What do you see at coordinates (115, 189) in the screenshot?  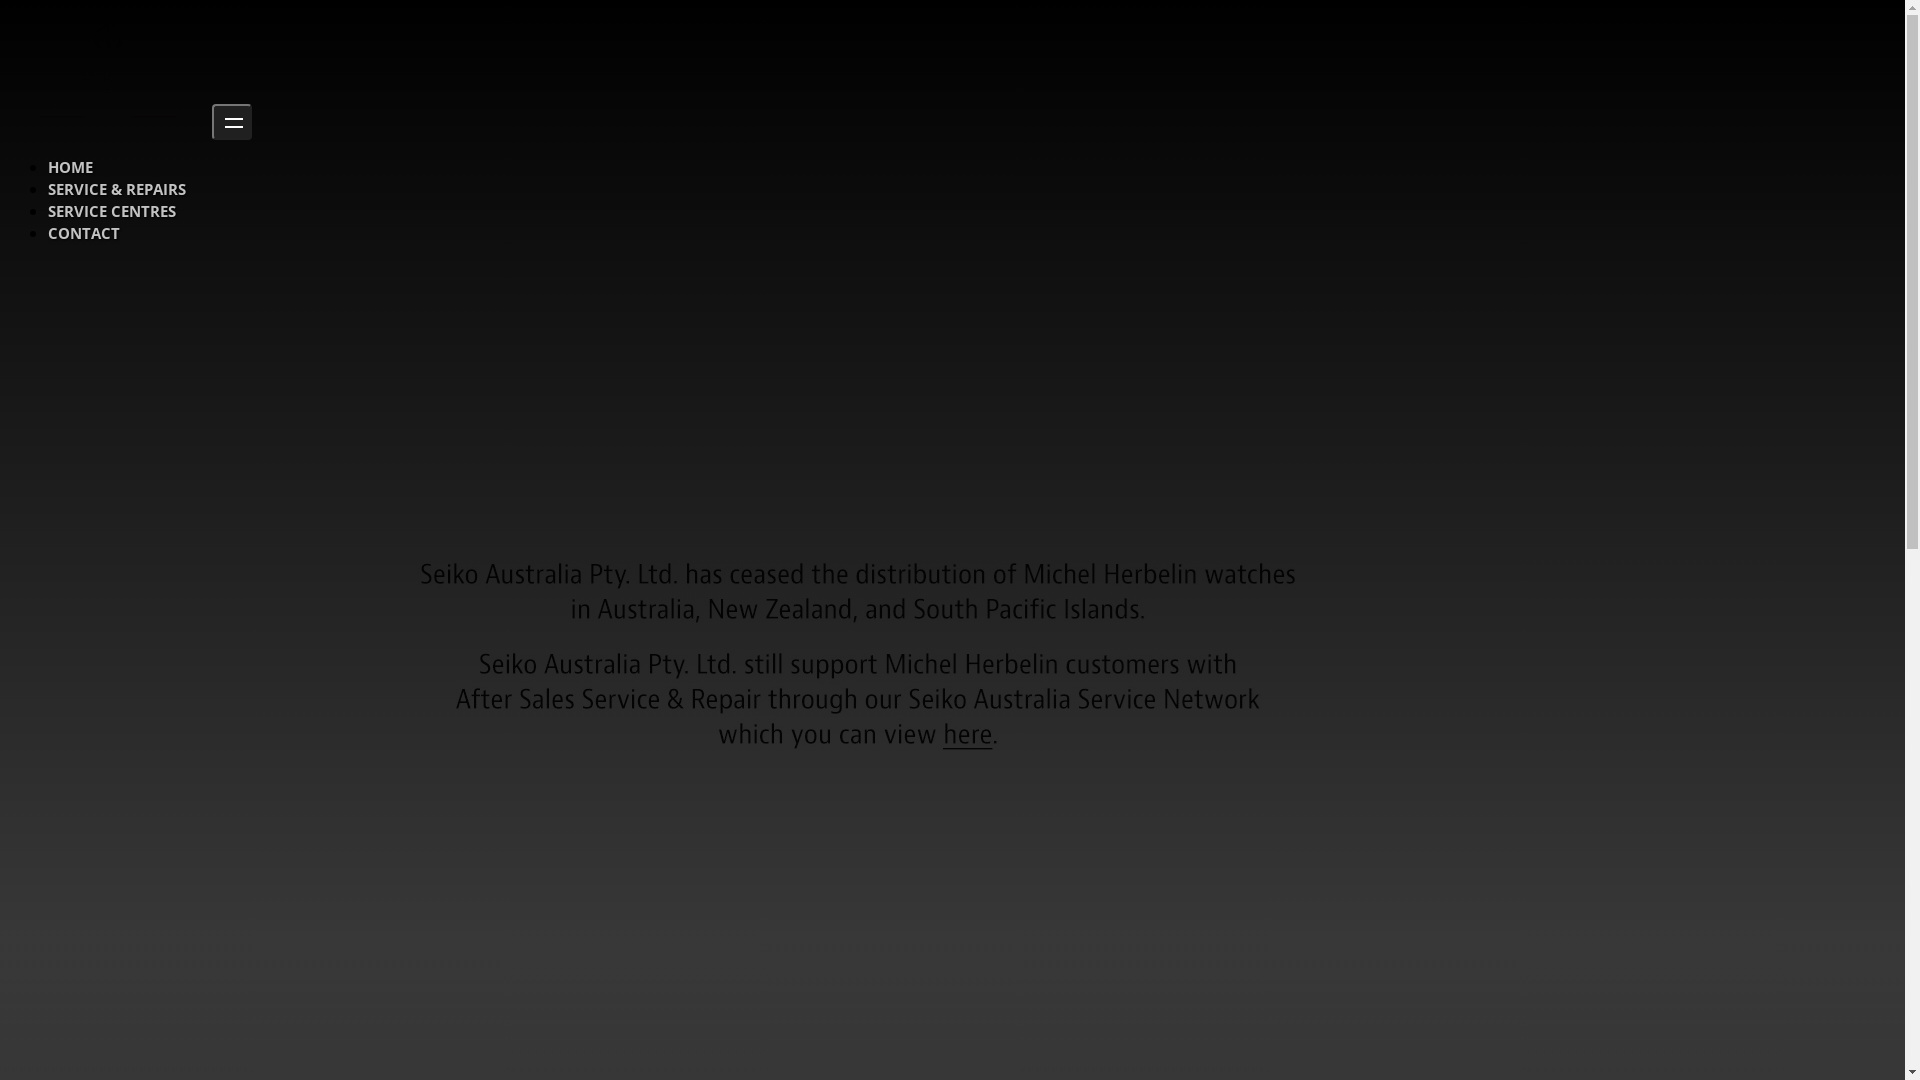 I see `'SERVICE & REPAIRS'` at bounding box center [115, 189].